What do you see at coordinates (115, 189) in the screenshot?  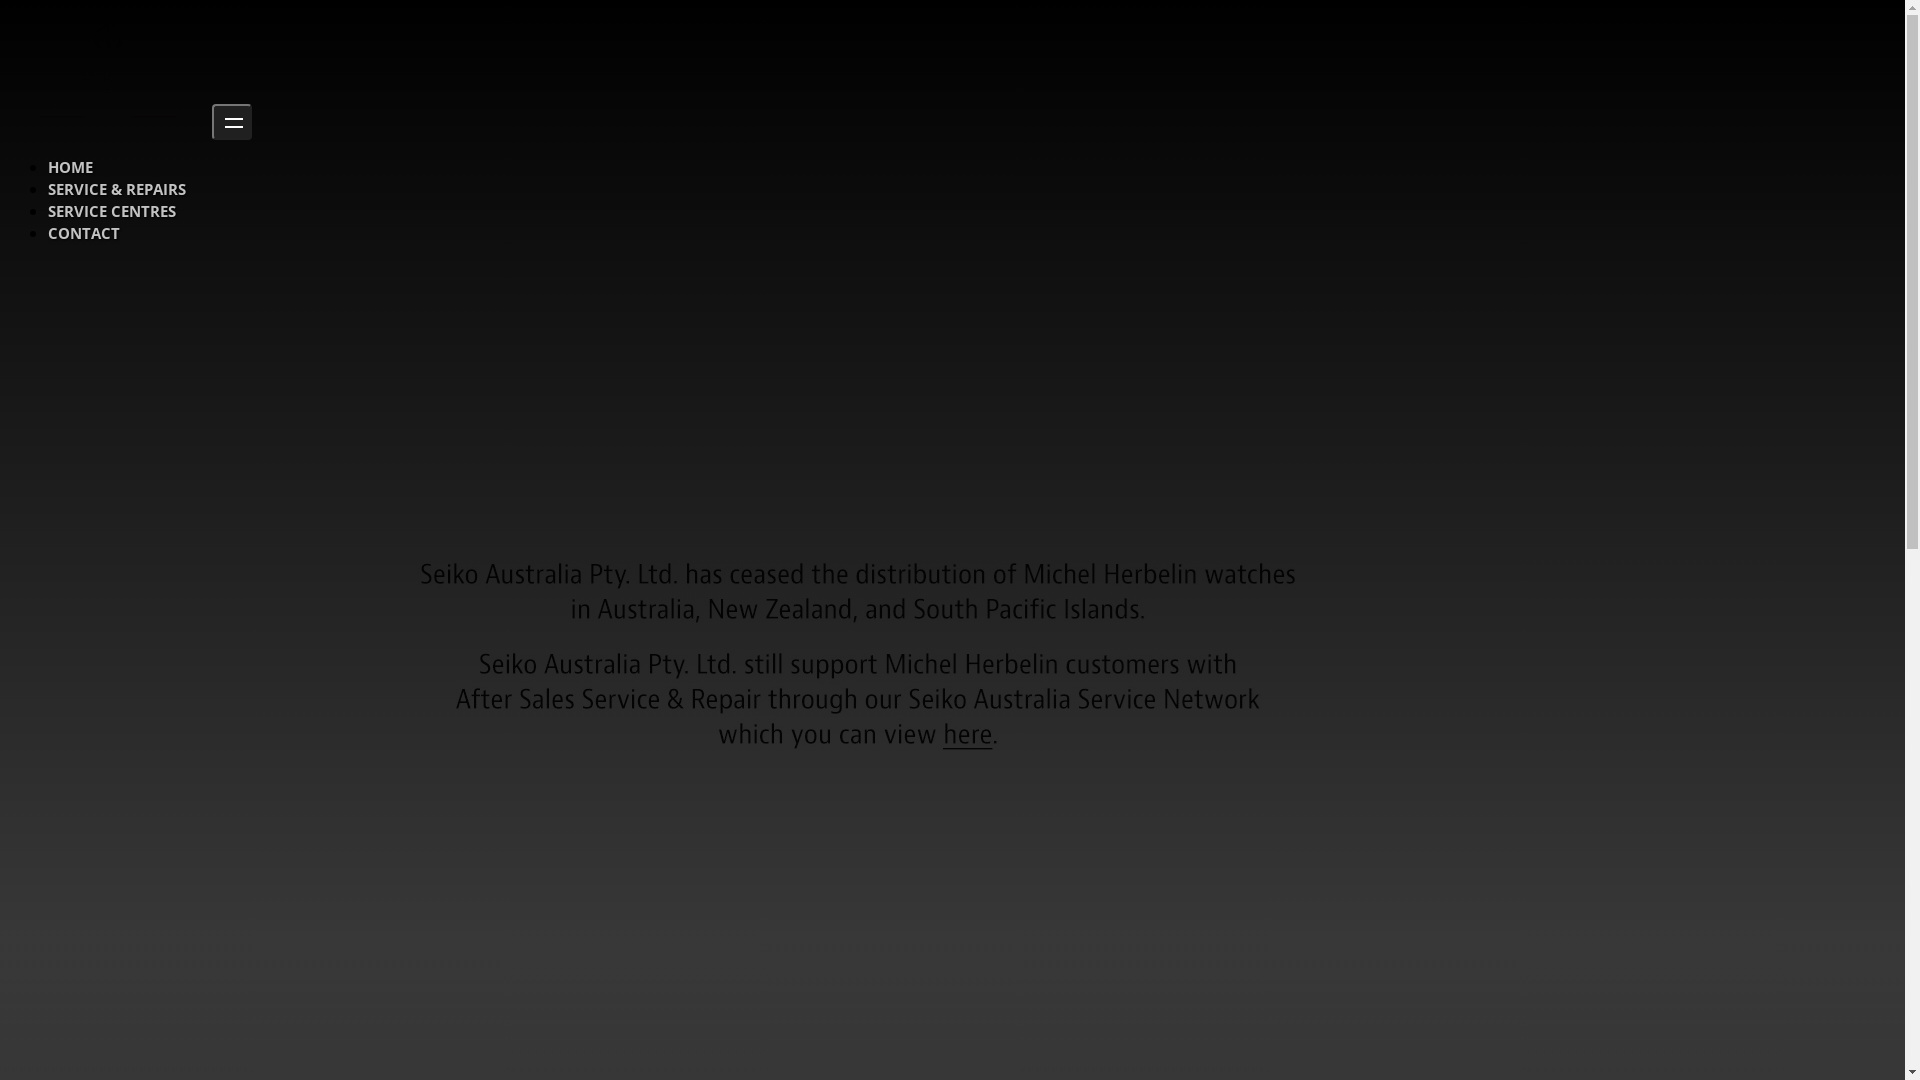 I see `'SERVICE & REPAIRS'` at bounding box center [115, 189].